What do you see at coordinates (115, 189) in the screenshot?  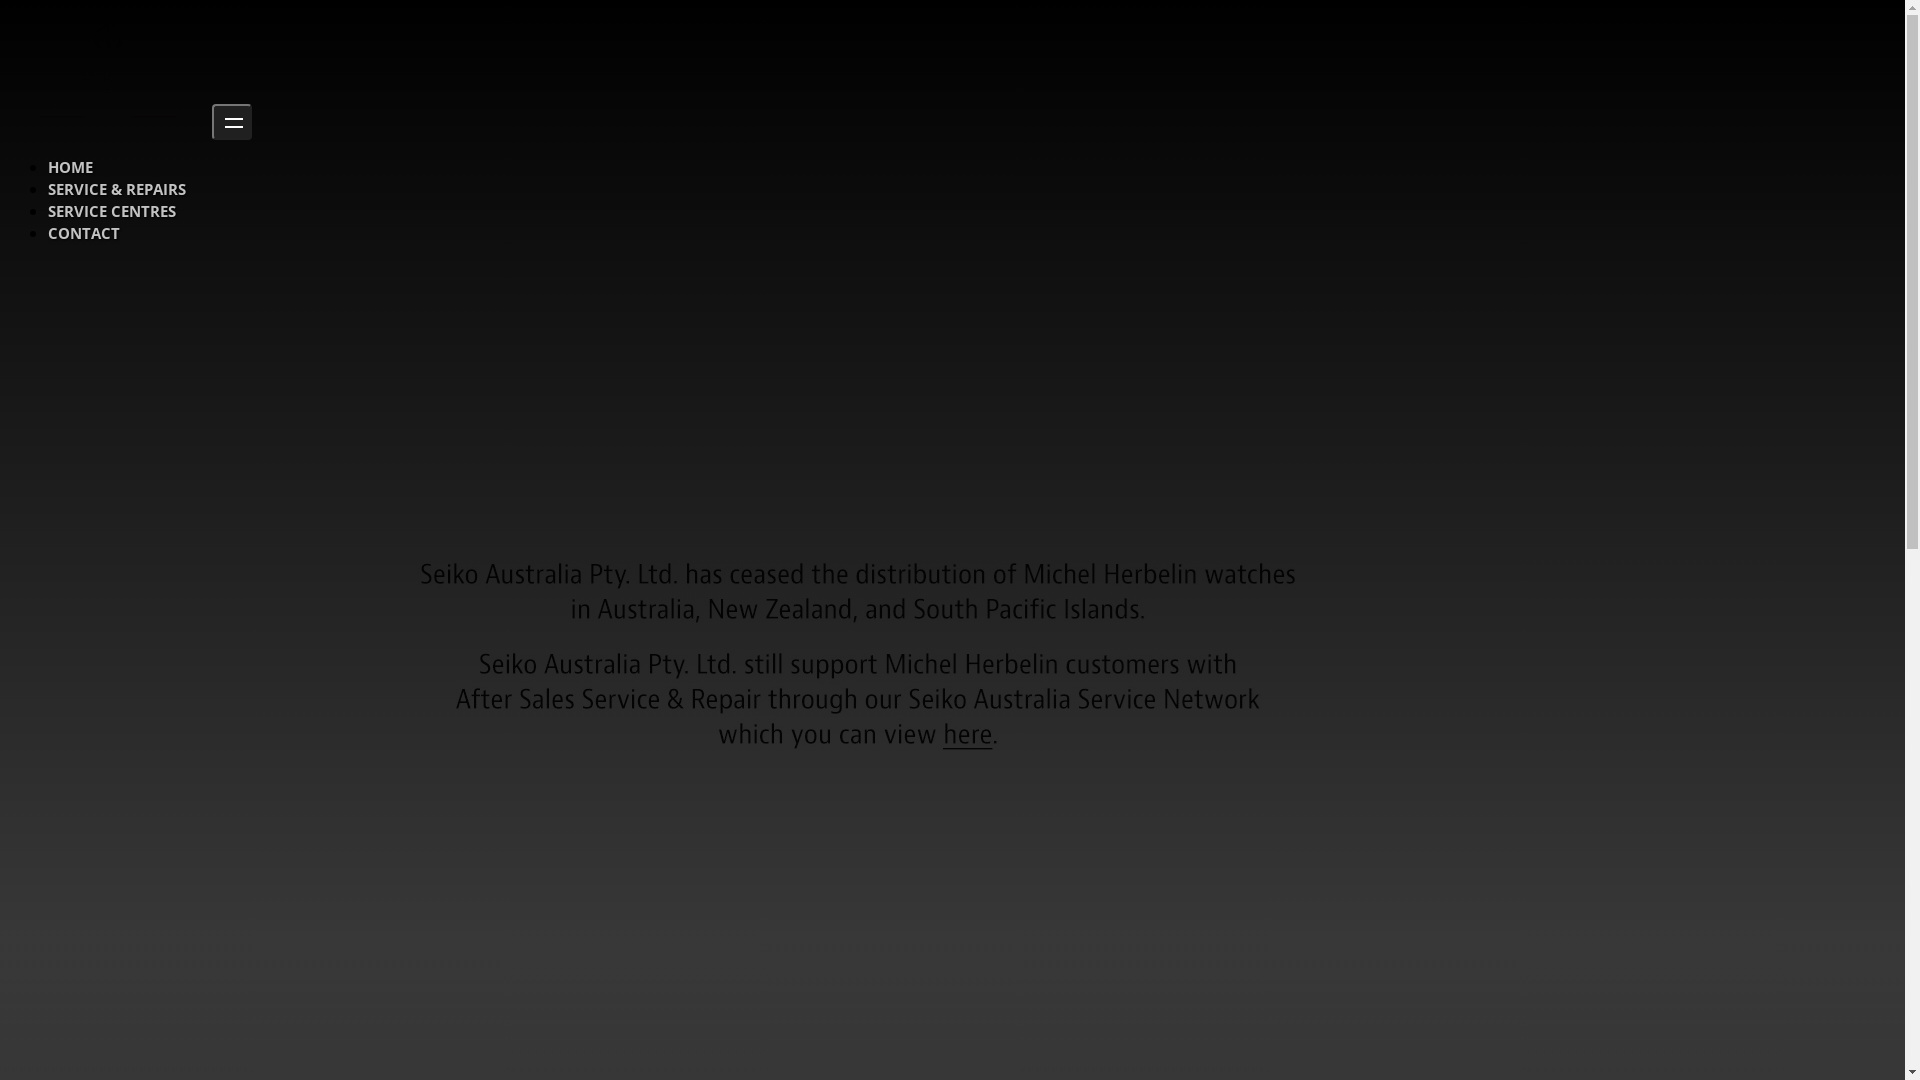 I see `'SERVICE & REPAIRS'` at bounding box center [115, 189].